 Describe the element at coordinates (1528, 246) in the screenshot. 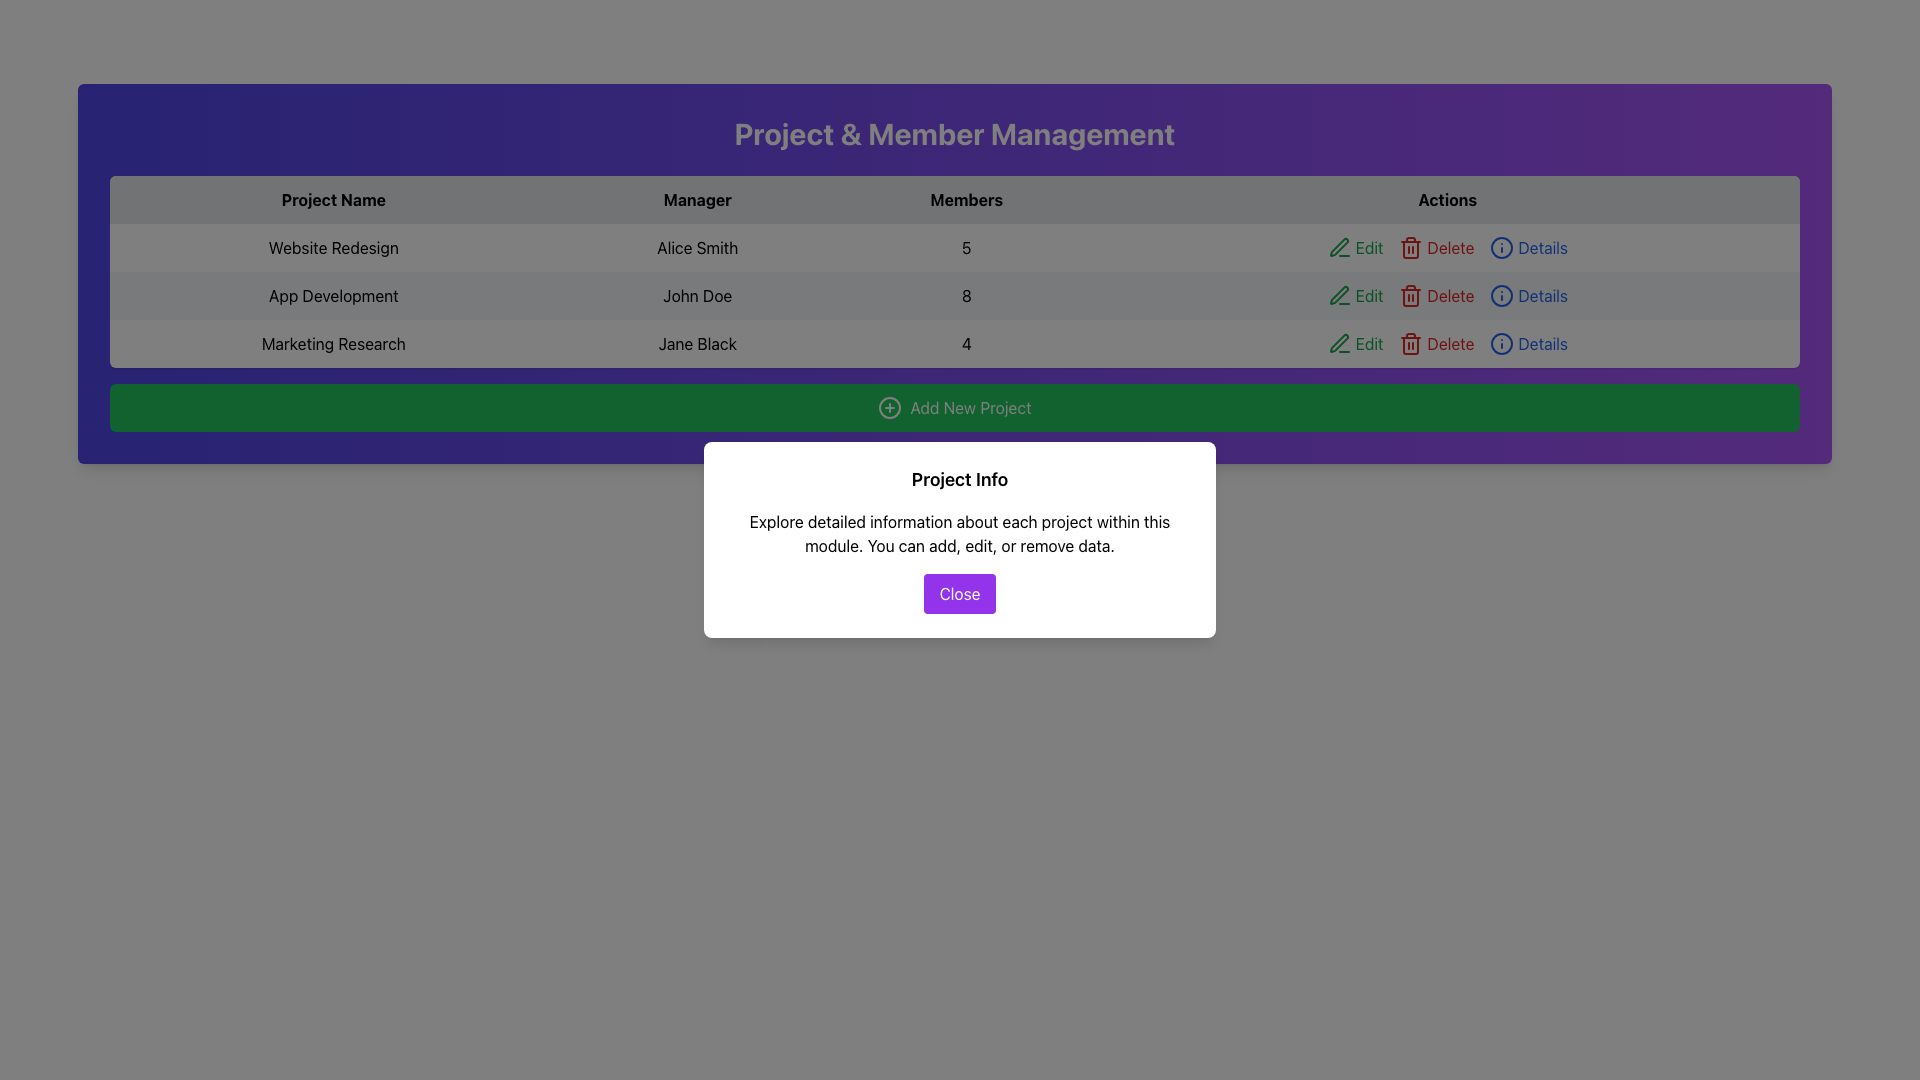

I see `the 'Details' button located in the third column of the table's third row` at that location.